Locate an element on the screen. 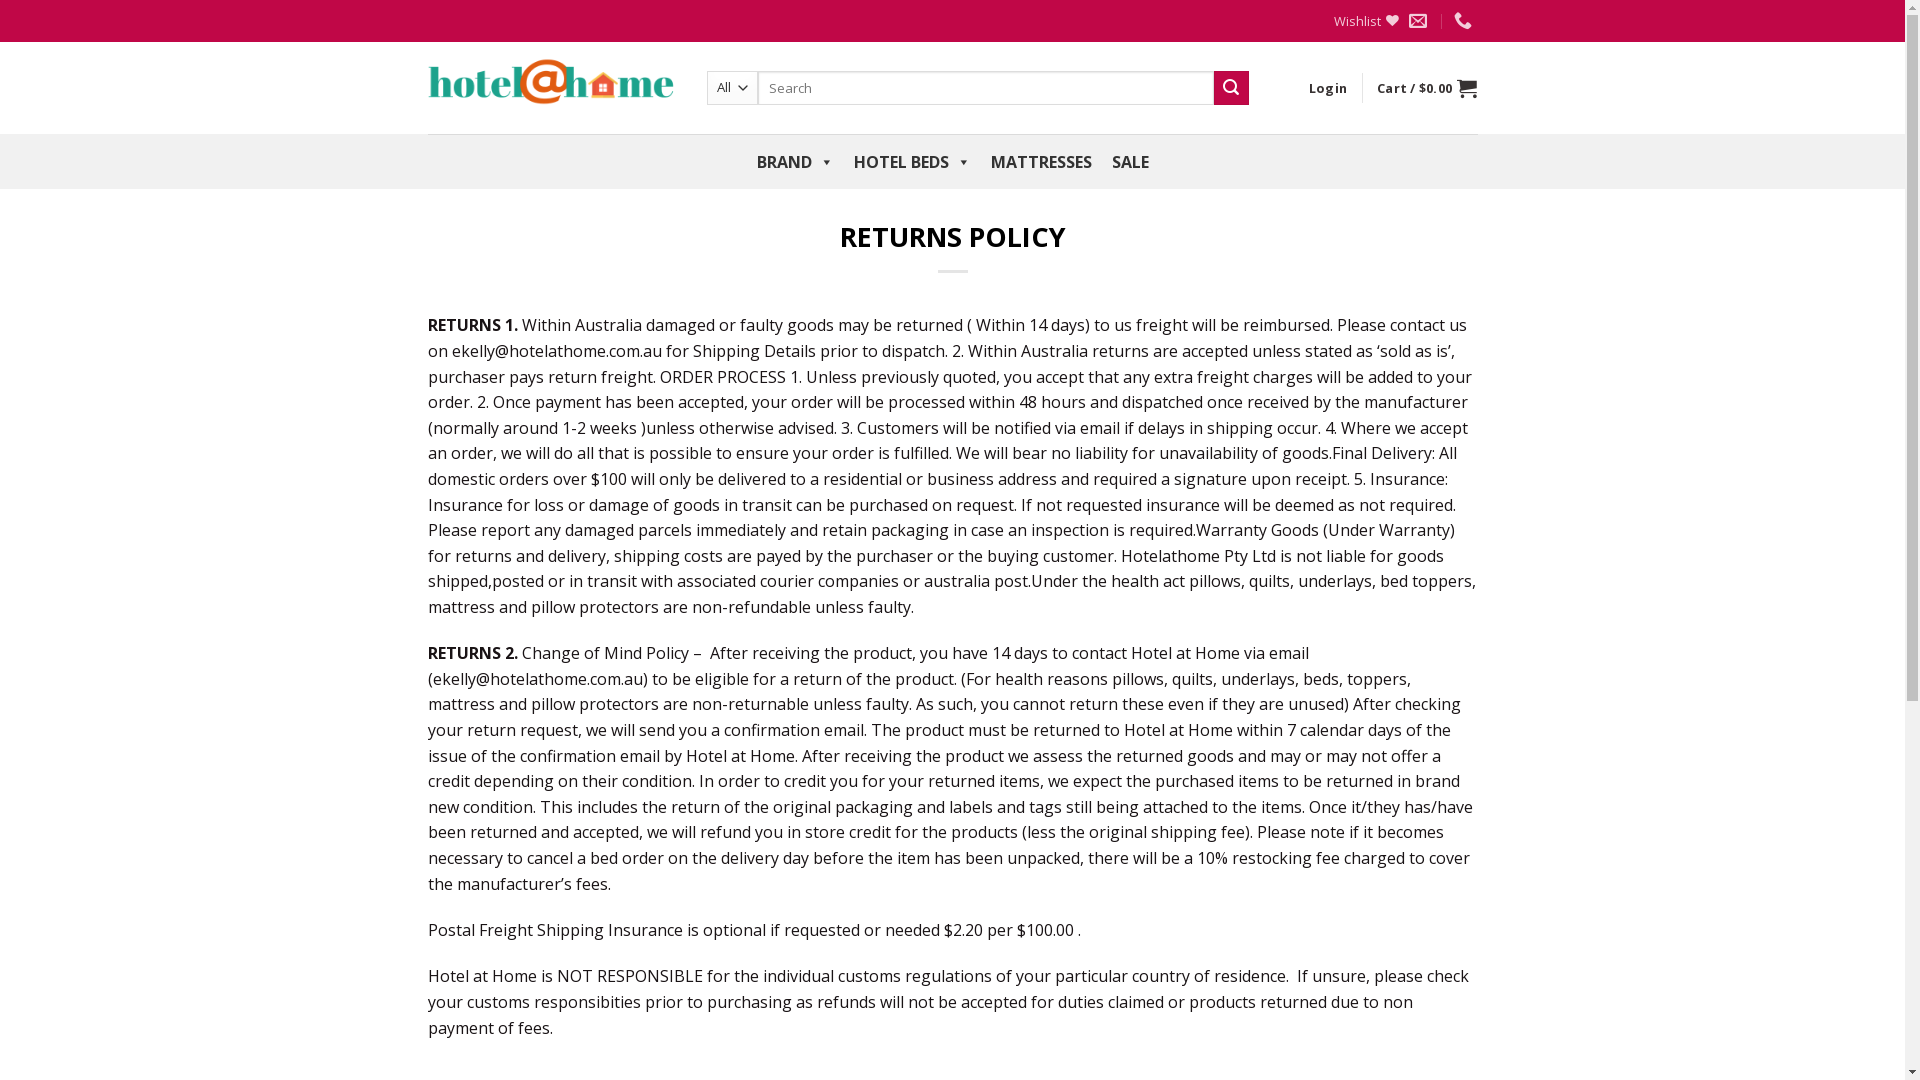 The height and width of the screenshot is (1080, 1920). 'MATTRESSES' is located at coordinates (1040, 161).